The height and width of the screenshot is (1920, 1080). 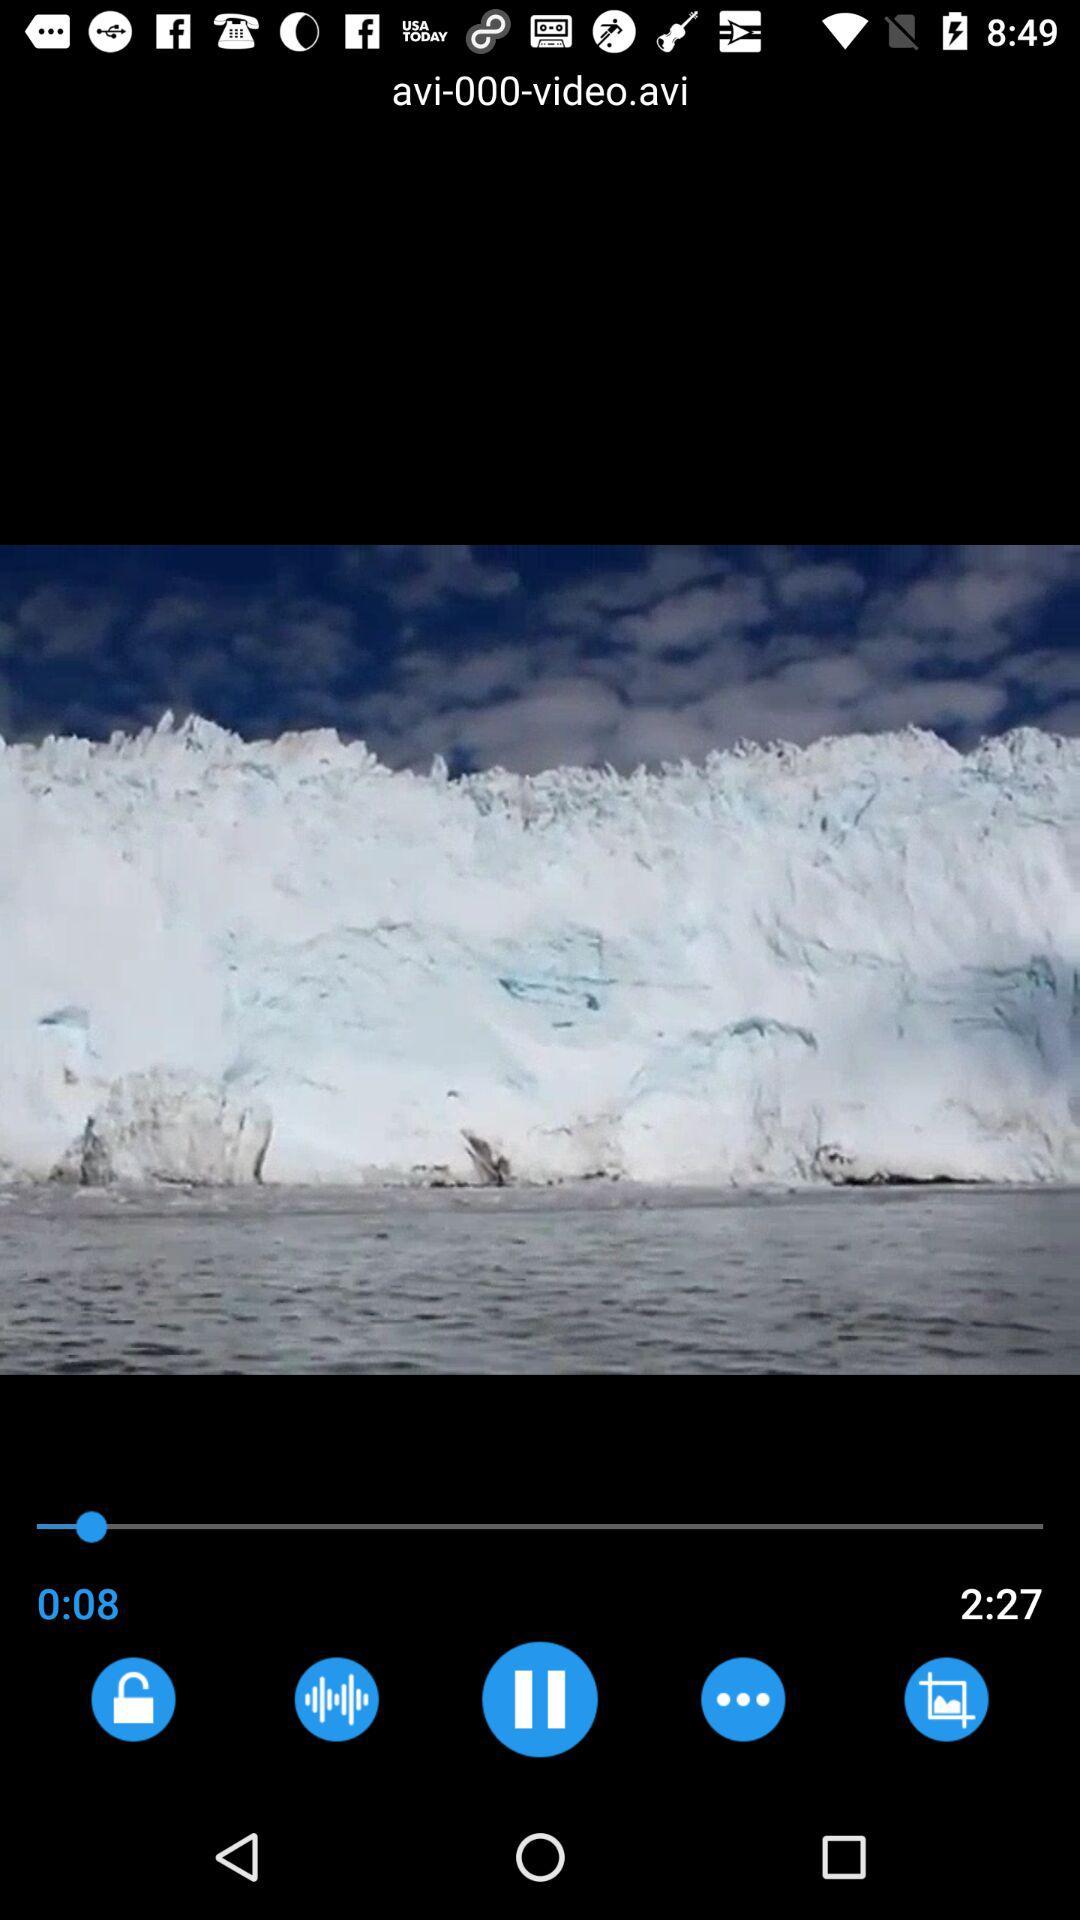 I want to click on record page, so click(x=335, y=1698).